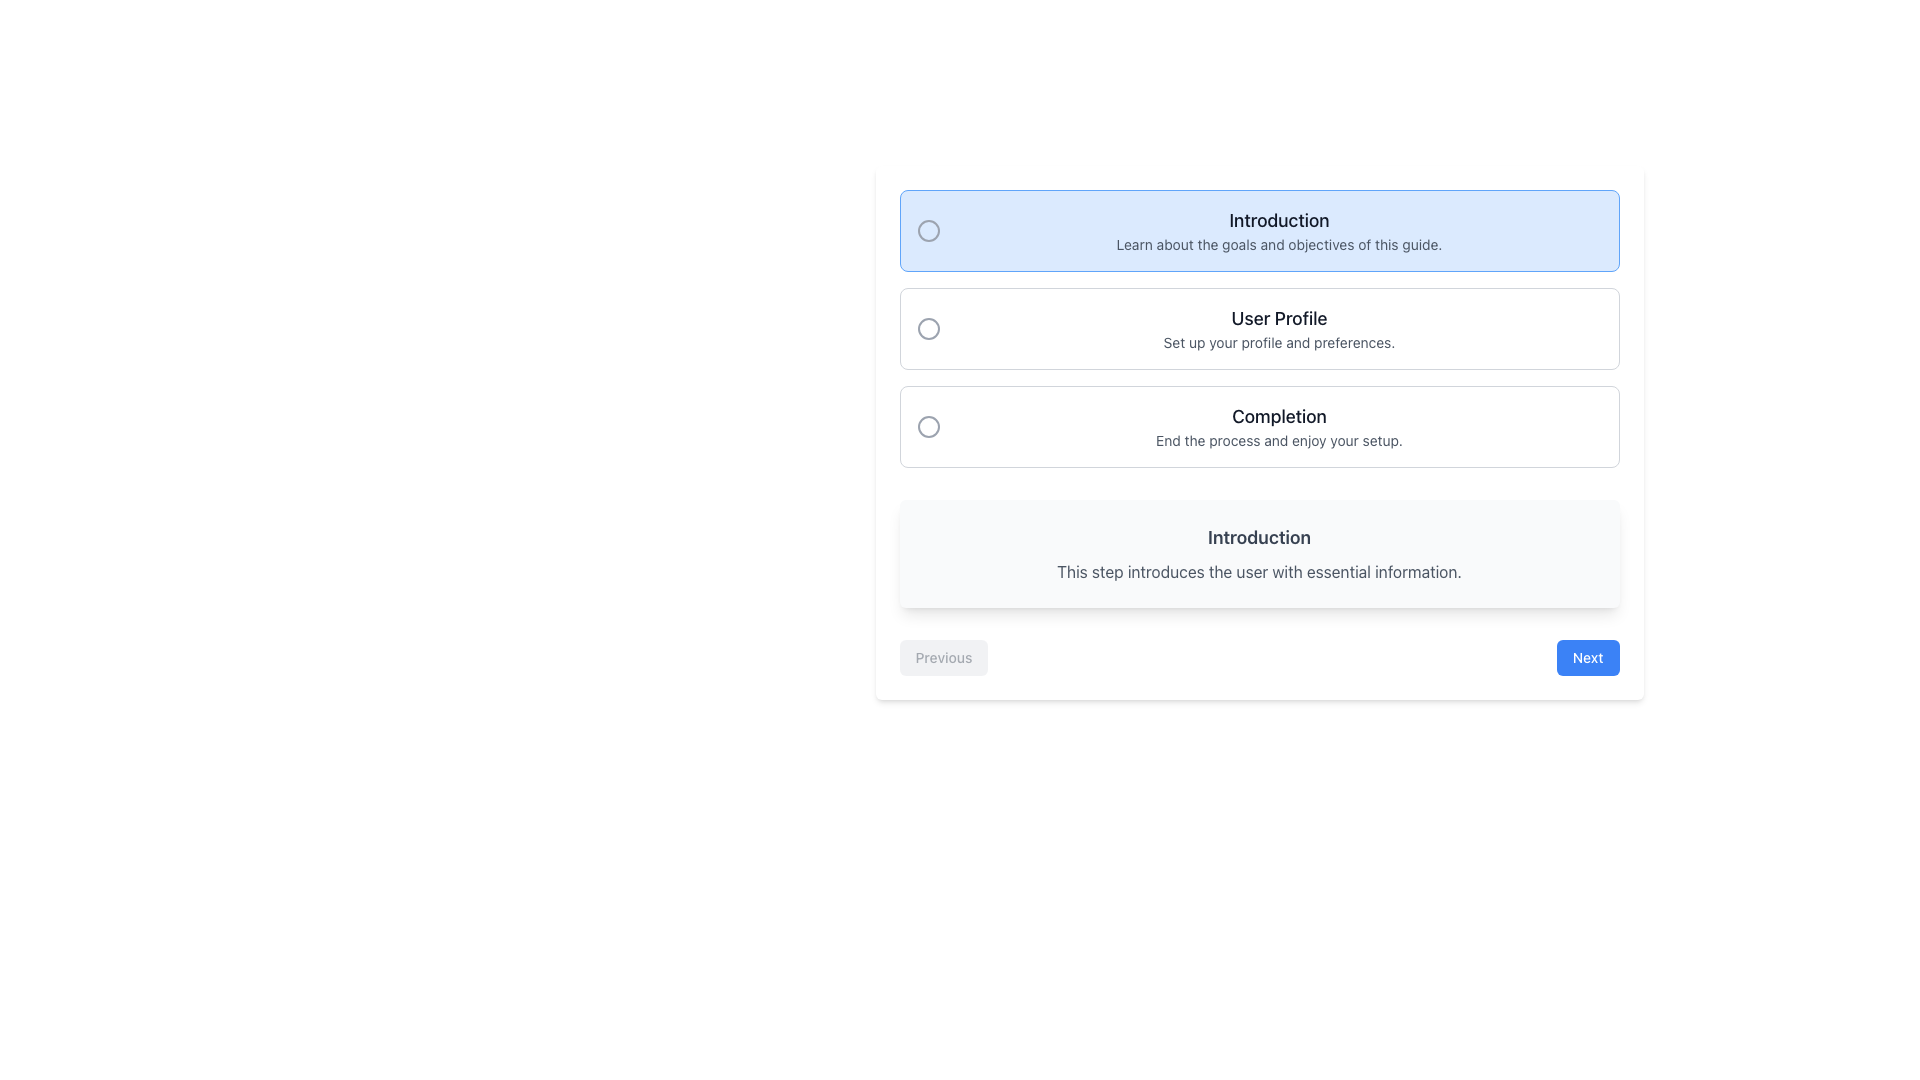 The width and height of the screenshot is (1920, 1080). Describe the element at coordinates (1278, 327) in the screenshot. I see `the informational text option located centrally within the page, specifically between 'Introduction' and 'Completion' in the selectable list item layout` at that location.